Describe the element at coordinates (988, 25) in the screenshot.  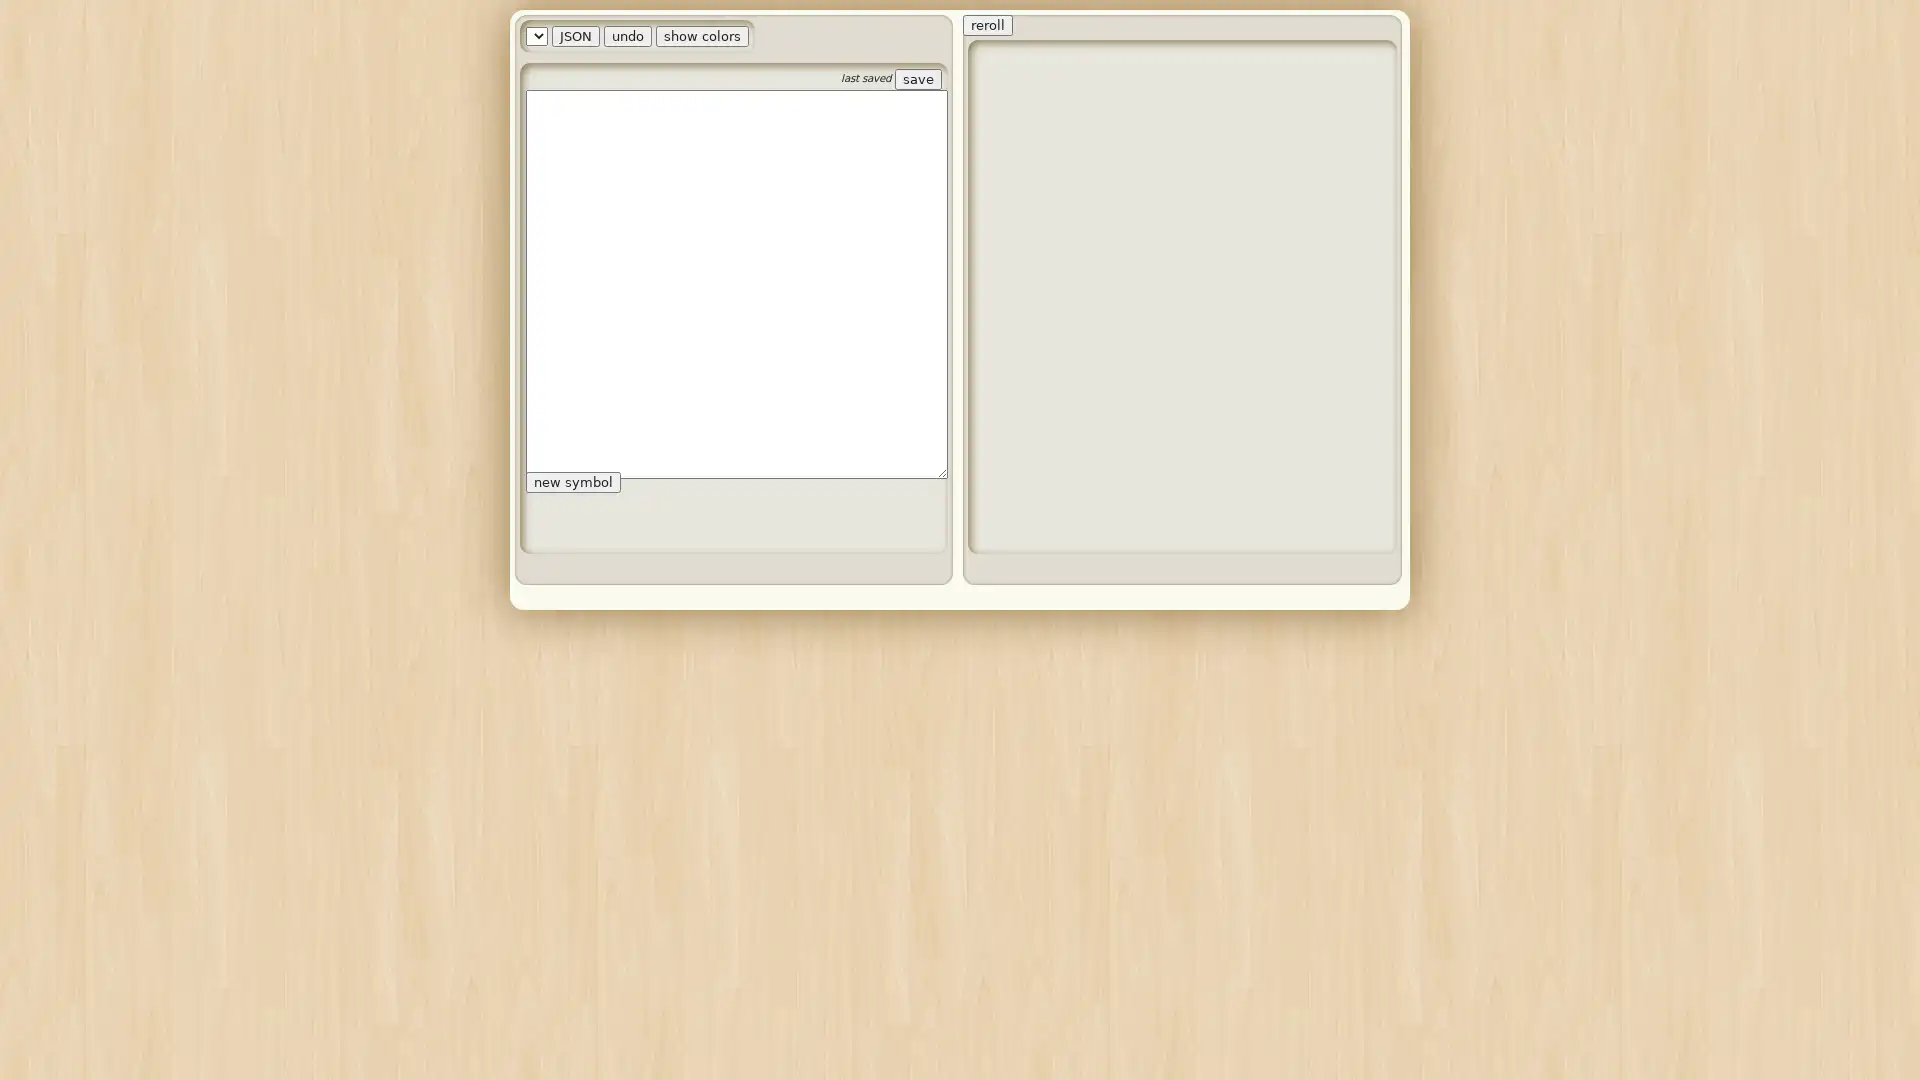
I see `reroll` at that location.